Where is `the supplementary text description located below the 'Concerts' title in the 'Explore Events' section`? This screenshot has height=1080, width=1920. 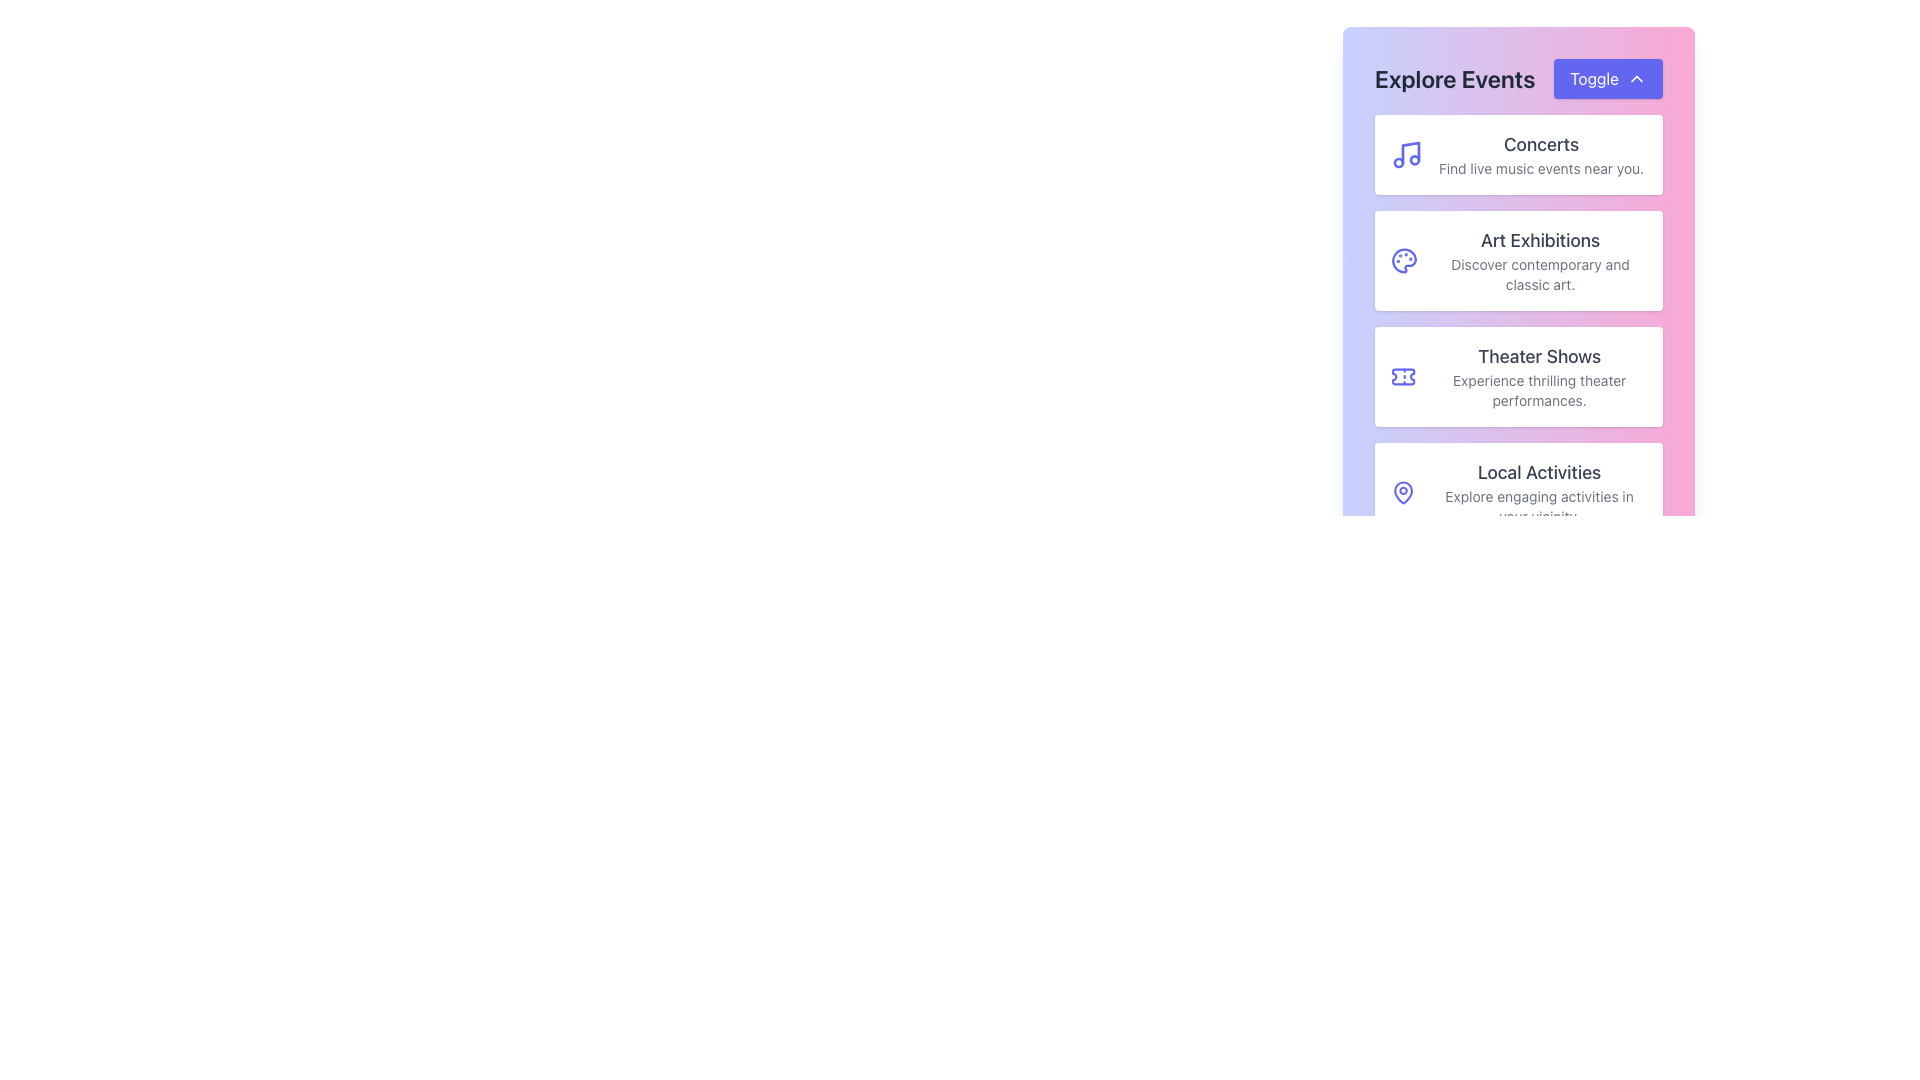
the supplementary text description located below the 'Concerts' title in the 'Explore Events' section is located at coordinates (1540, 168).